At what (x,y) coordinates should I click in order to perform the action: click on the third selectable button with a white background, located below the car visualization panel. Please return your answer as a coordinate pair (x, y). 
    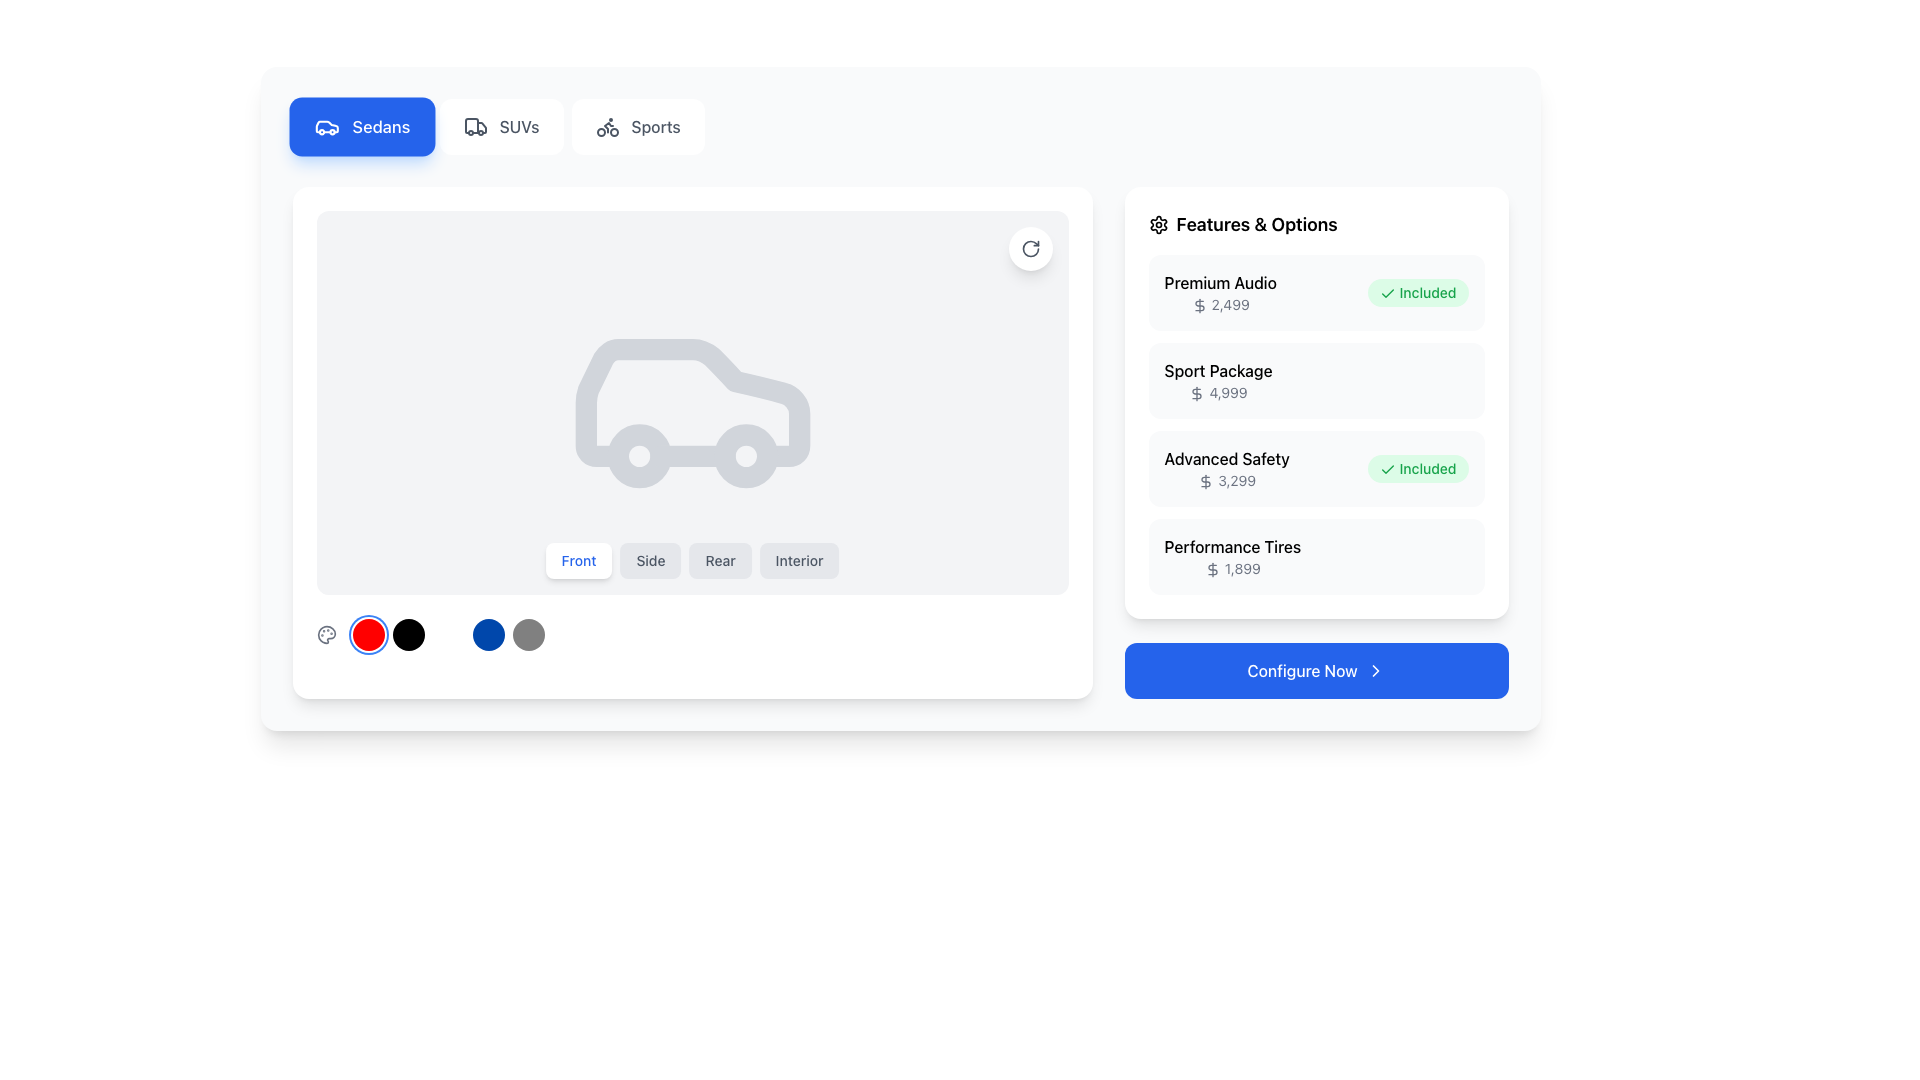
    Looking at the image, I should click on (447, 635).